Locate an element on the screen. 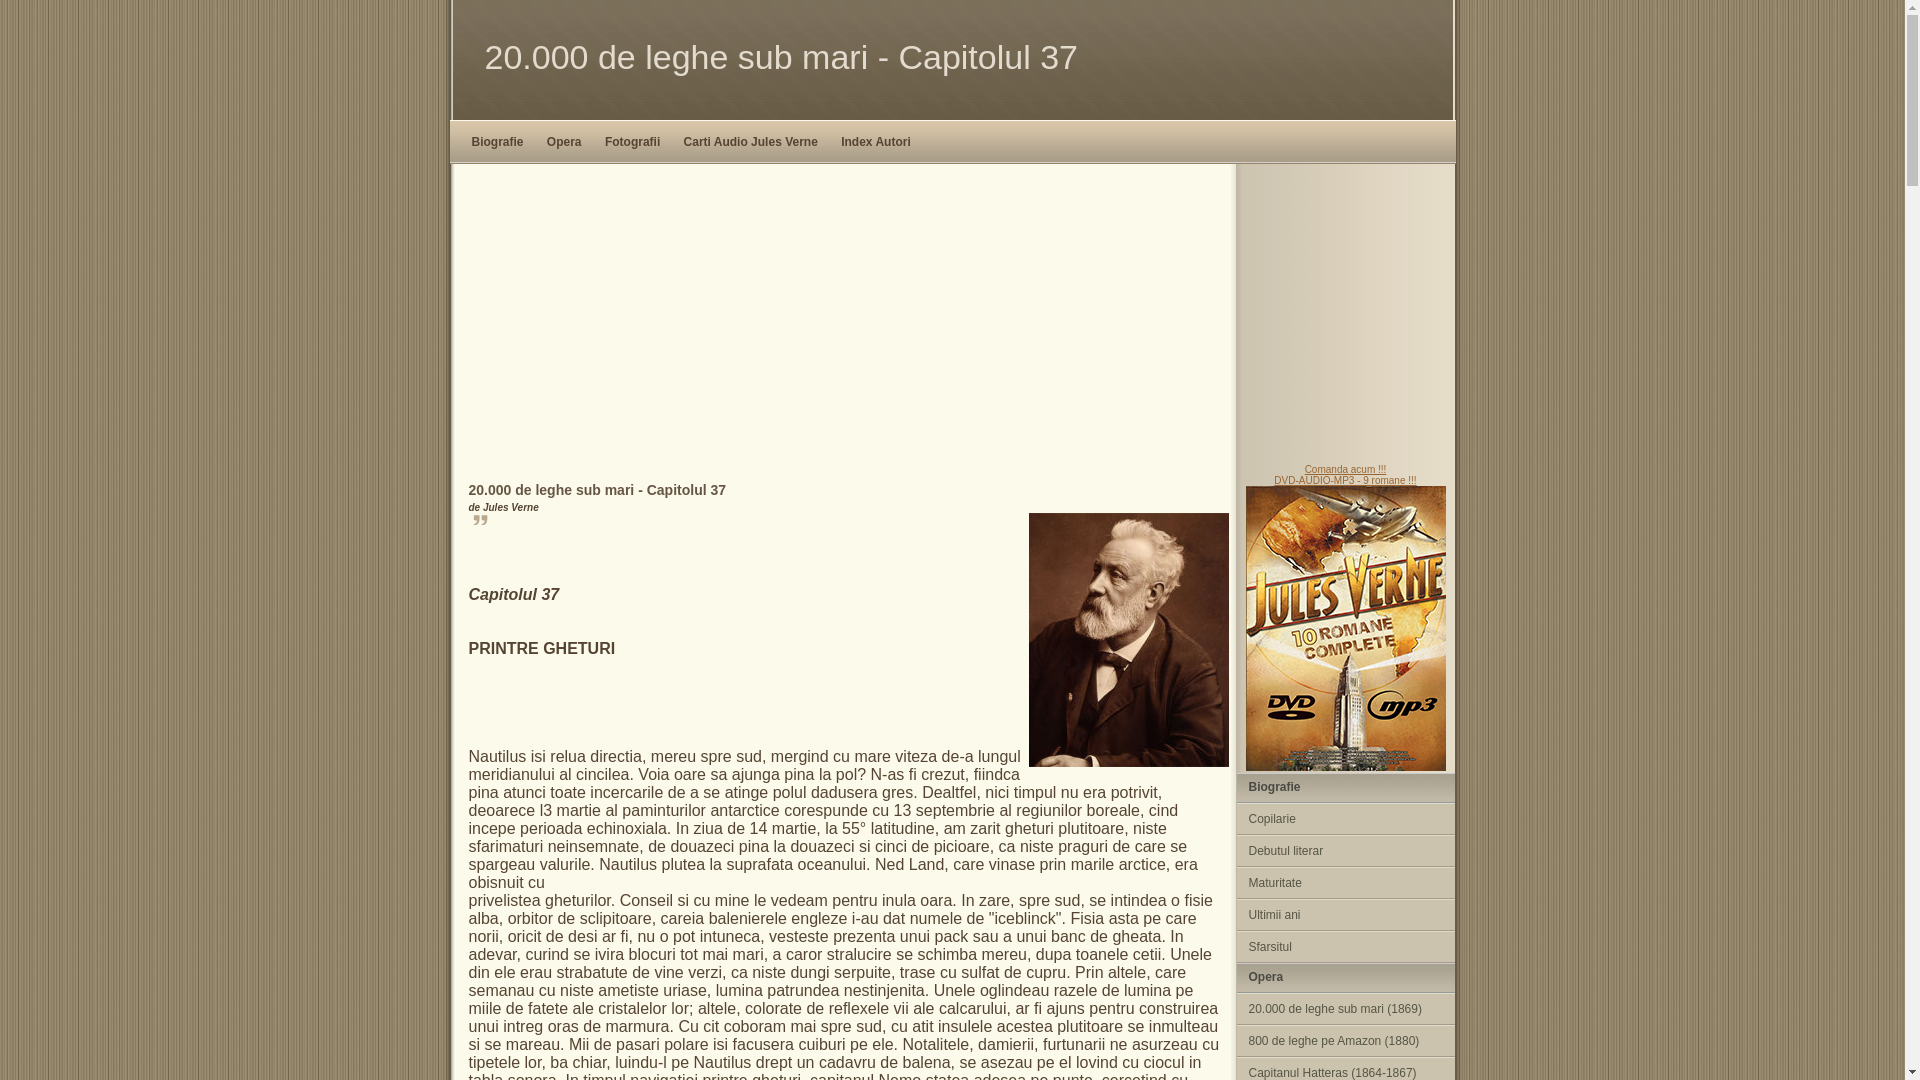 The height and width of the screenshot is (1080, 1920). 'Sfarsitul' is located at coordinates (1235, 946).